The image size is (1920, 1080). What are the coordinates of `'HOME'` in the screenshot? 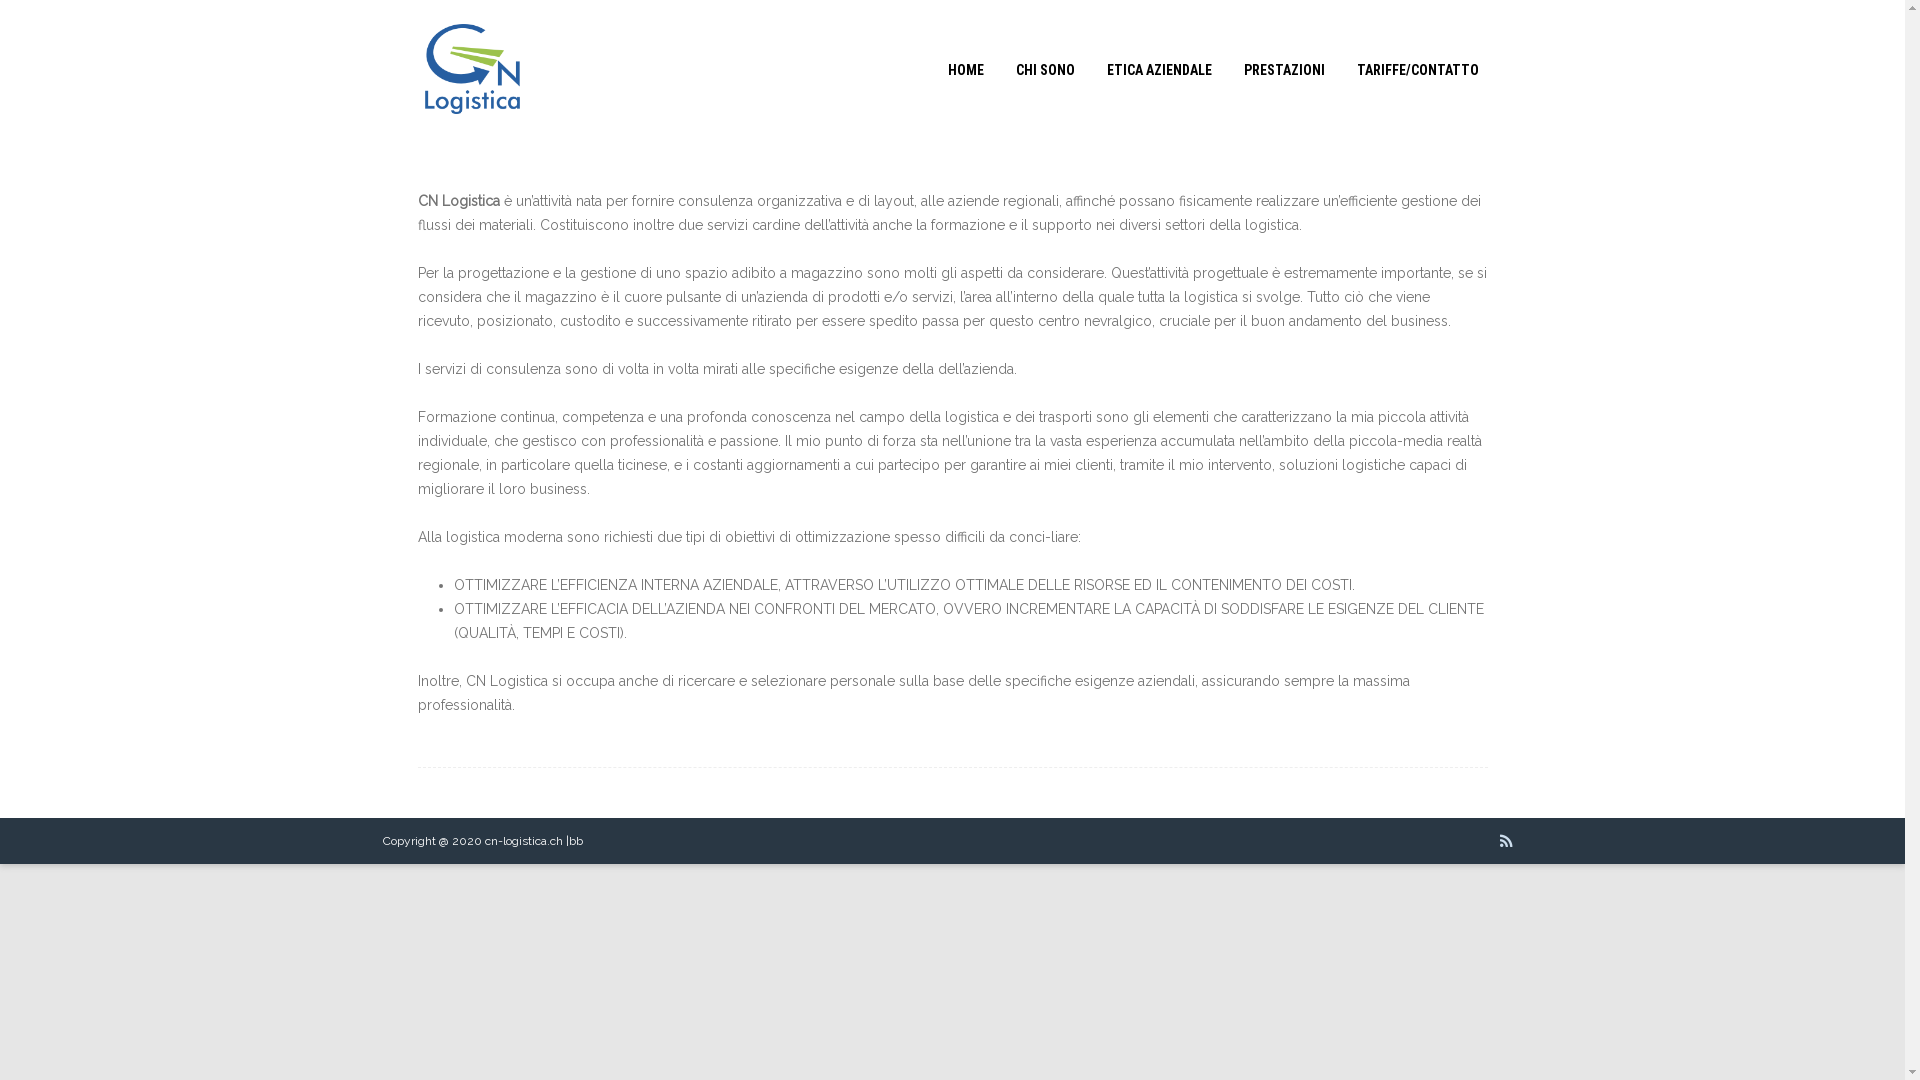 It's located at (964, 68).